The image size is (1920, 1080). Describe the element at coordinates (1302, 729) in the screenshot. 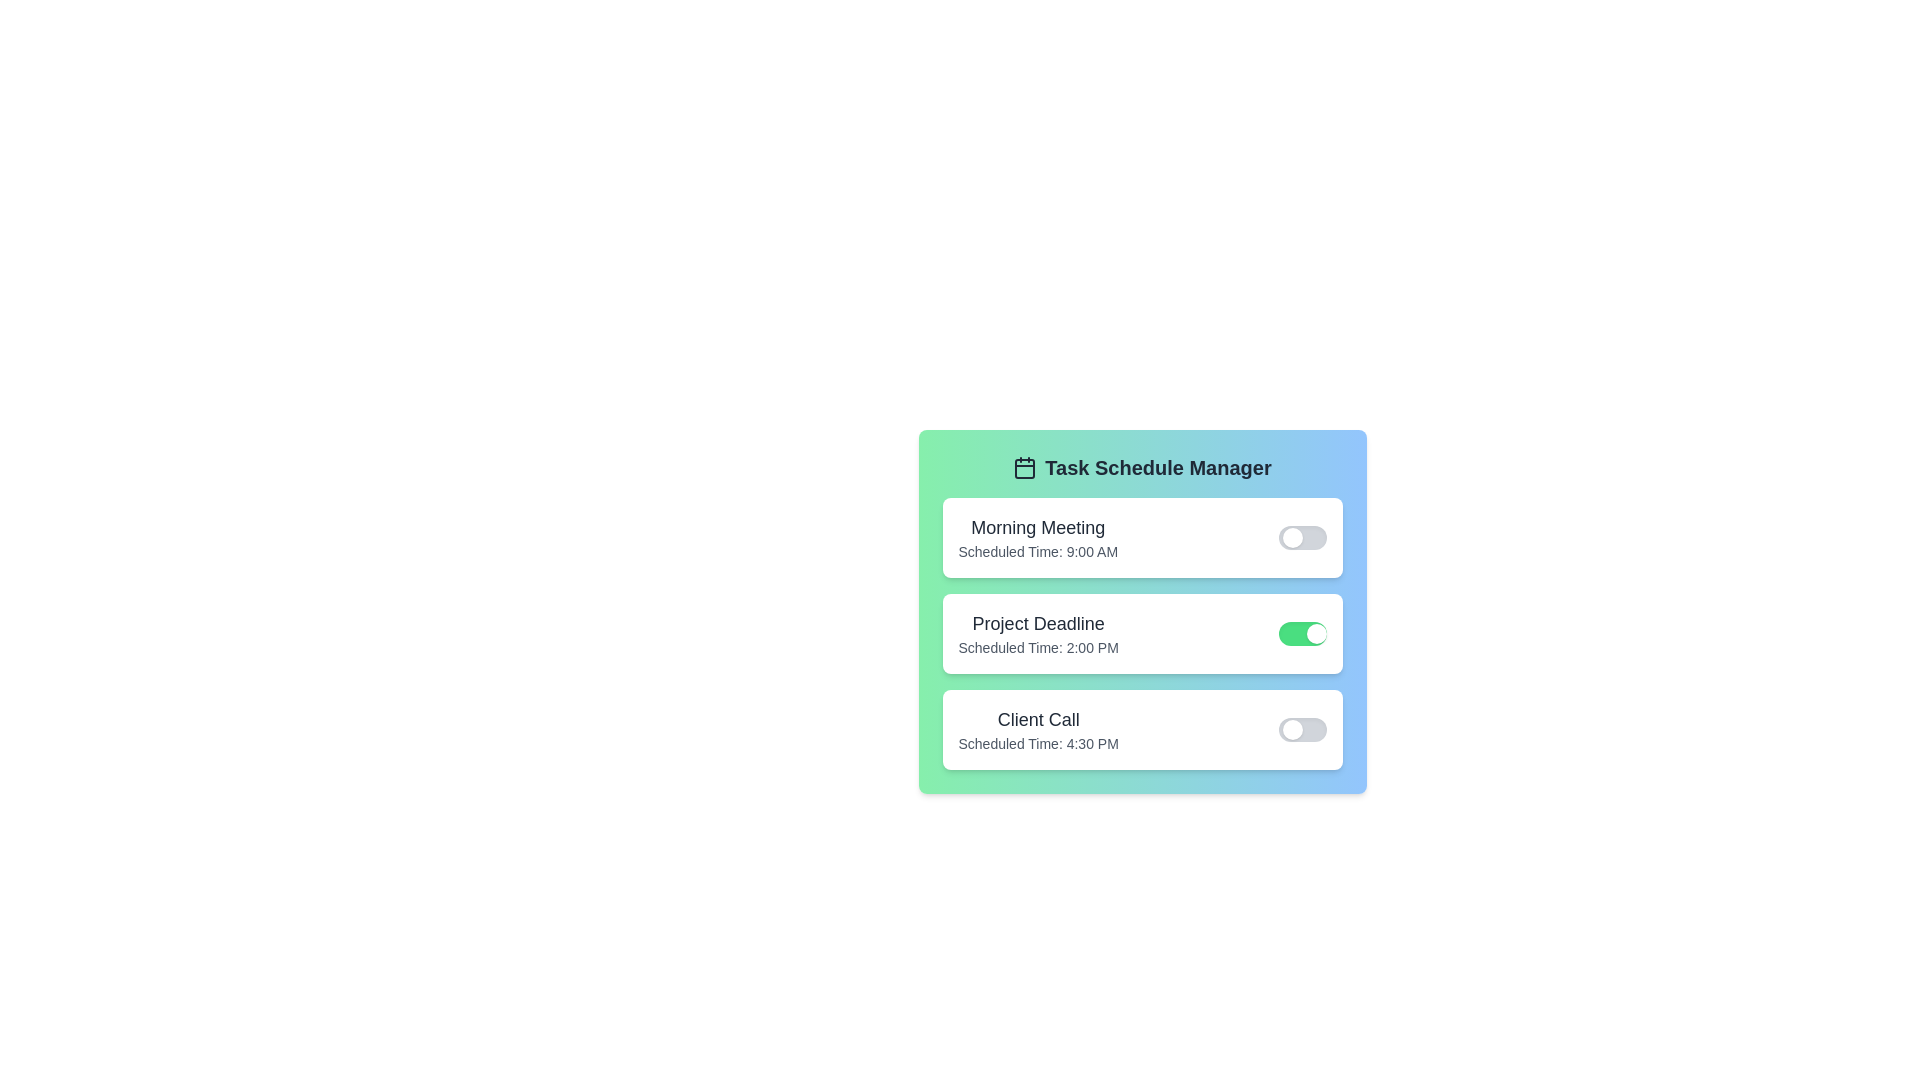

I see `the completion status of the task Client Call` at that location.